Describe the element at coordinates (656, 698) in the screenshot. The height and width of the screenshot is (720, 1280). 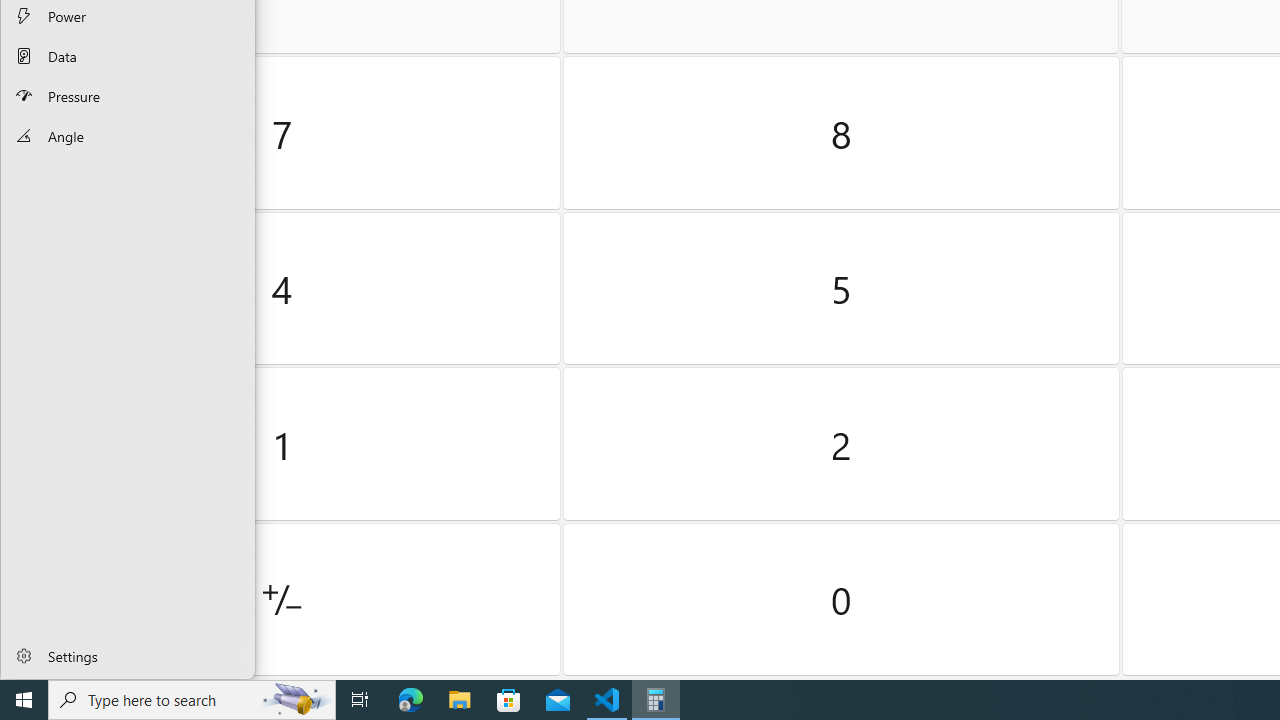
I see `'Calculator - 1 running window'` at that location.